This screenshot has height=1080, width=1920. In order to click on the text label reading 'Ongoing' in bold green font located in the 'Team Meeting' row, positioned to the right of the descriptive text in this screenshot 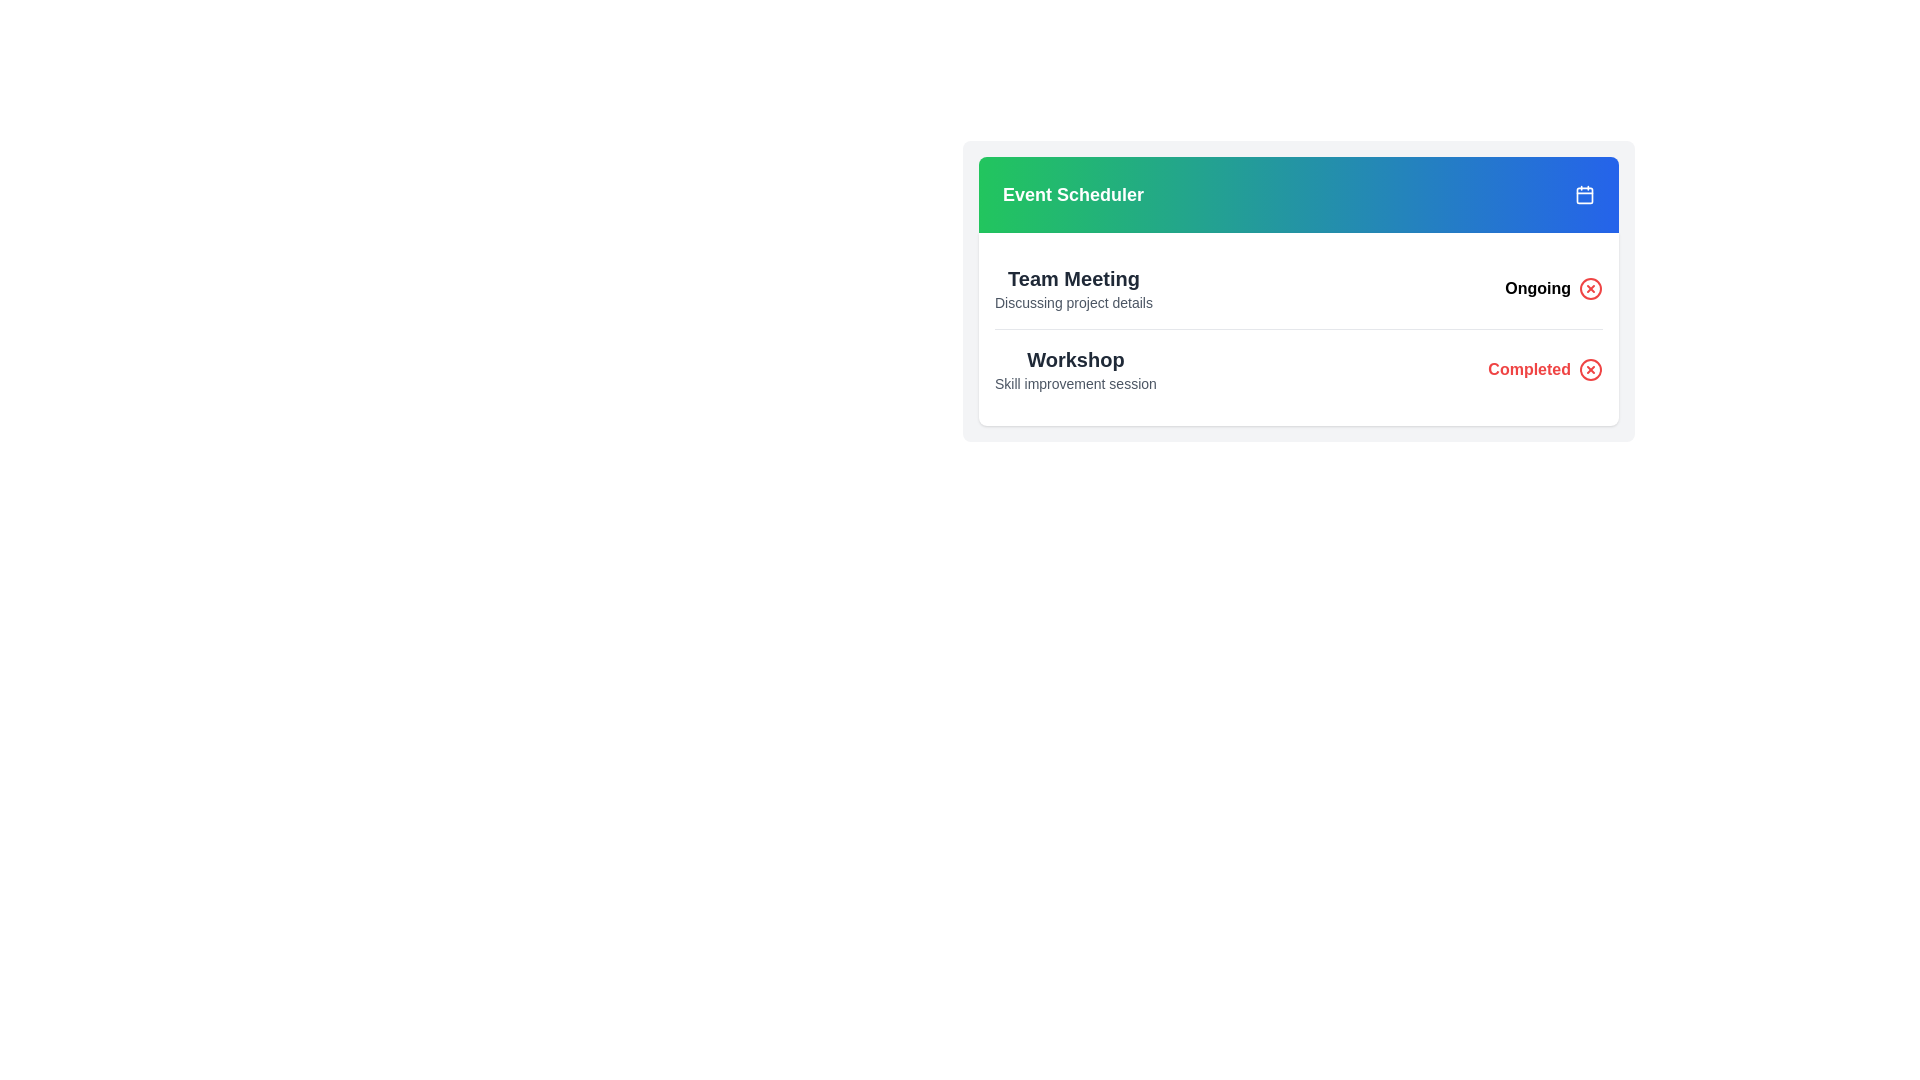, I will do `click(1537, 289)`.